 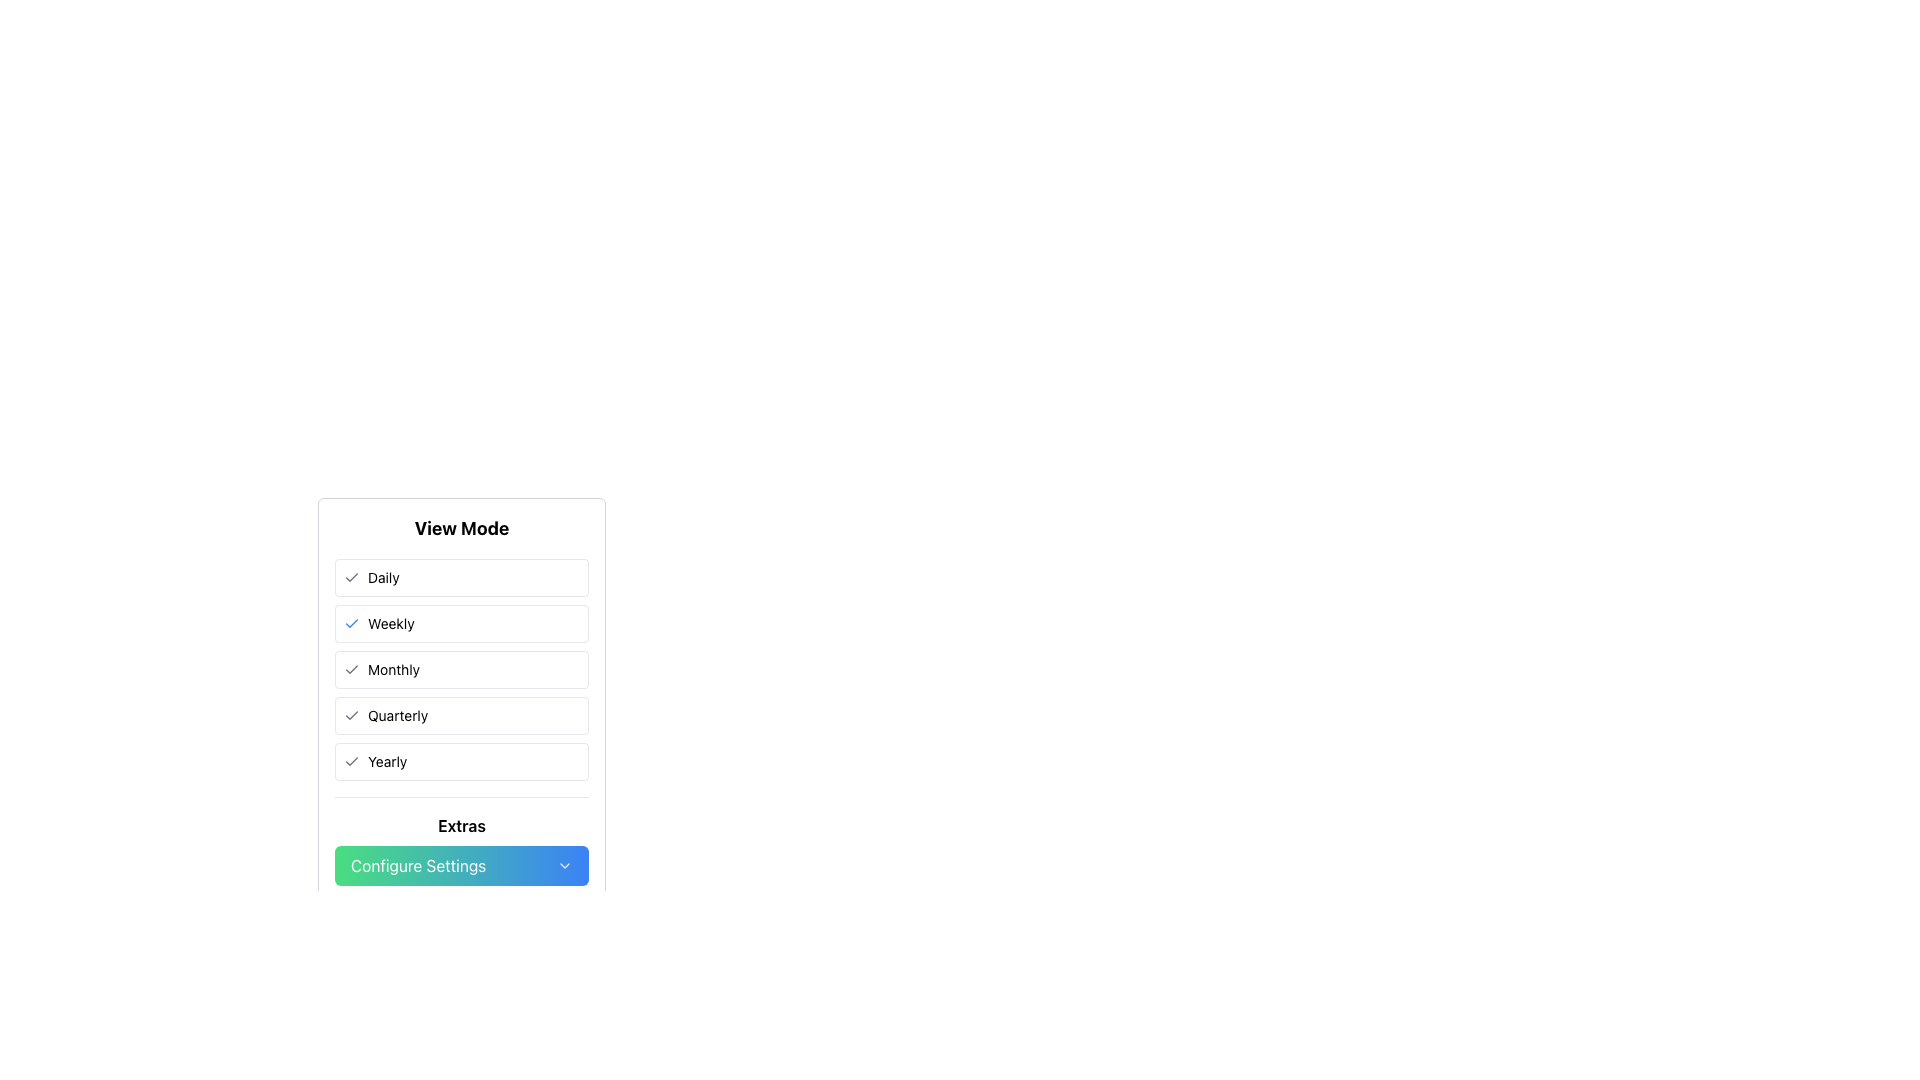 What do you see at coordinates (351, 715) in the screenshot?
I see `the Checkbox Icon (SVG Checkmark) located in the top-left segment of the 'Quarterly' option in the 'View Mode' section to indicate selection` at bounding box center [351, 715].